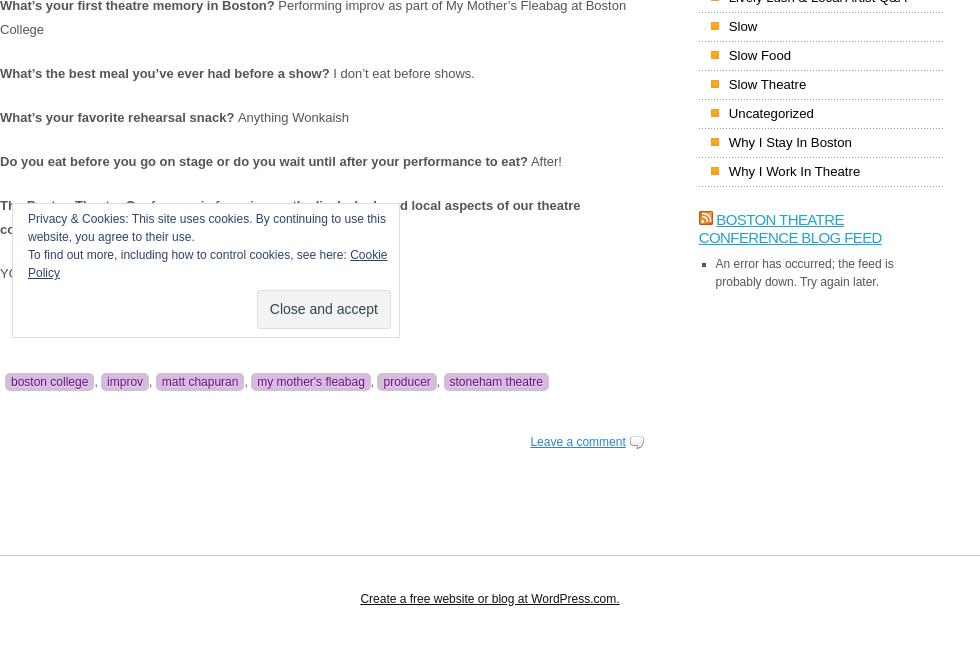  What do you see at coordinates (803, 272) in the screenshot?
I see `'An error has occurred; the feed is probably down. Try again later.'` at bounding box center [803, 272].